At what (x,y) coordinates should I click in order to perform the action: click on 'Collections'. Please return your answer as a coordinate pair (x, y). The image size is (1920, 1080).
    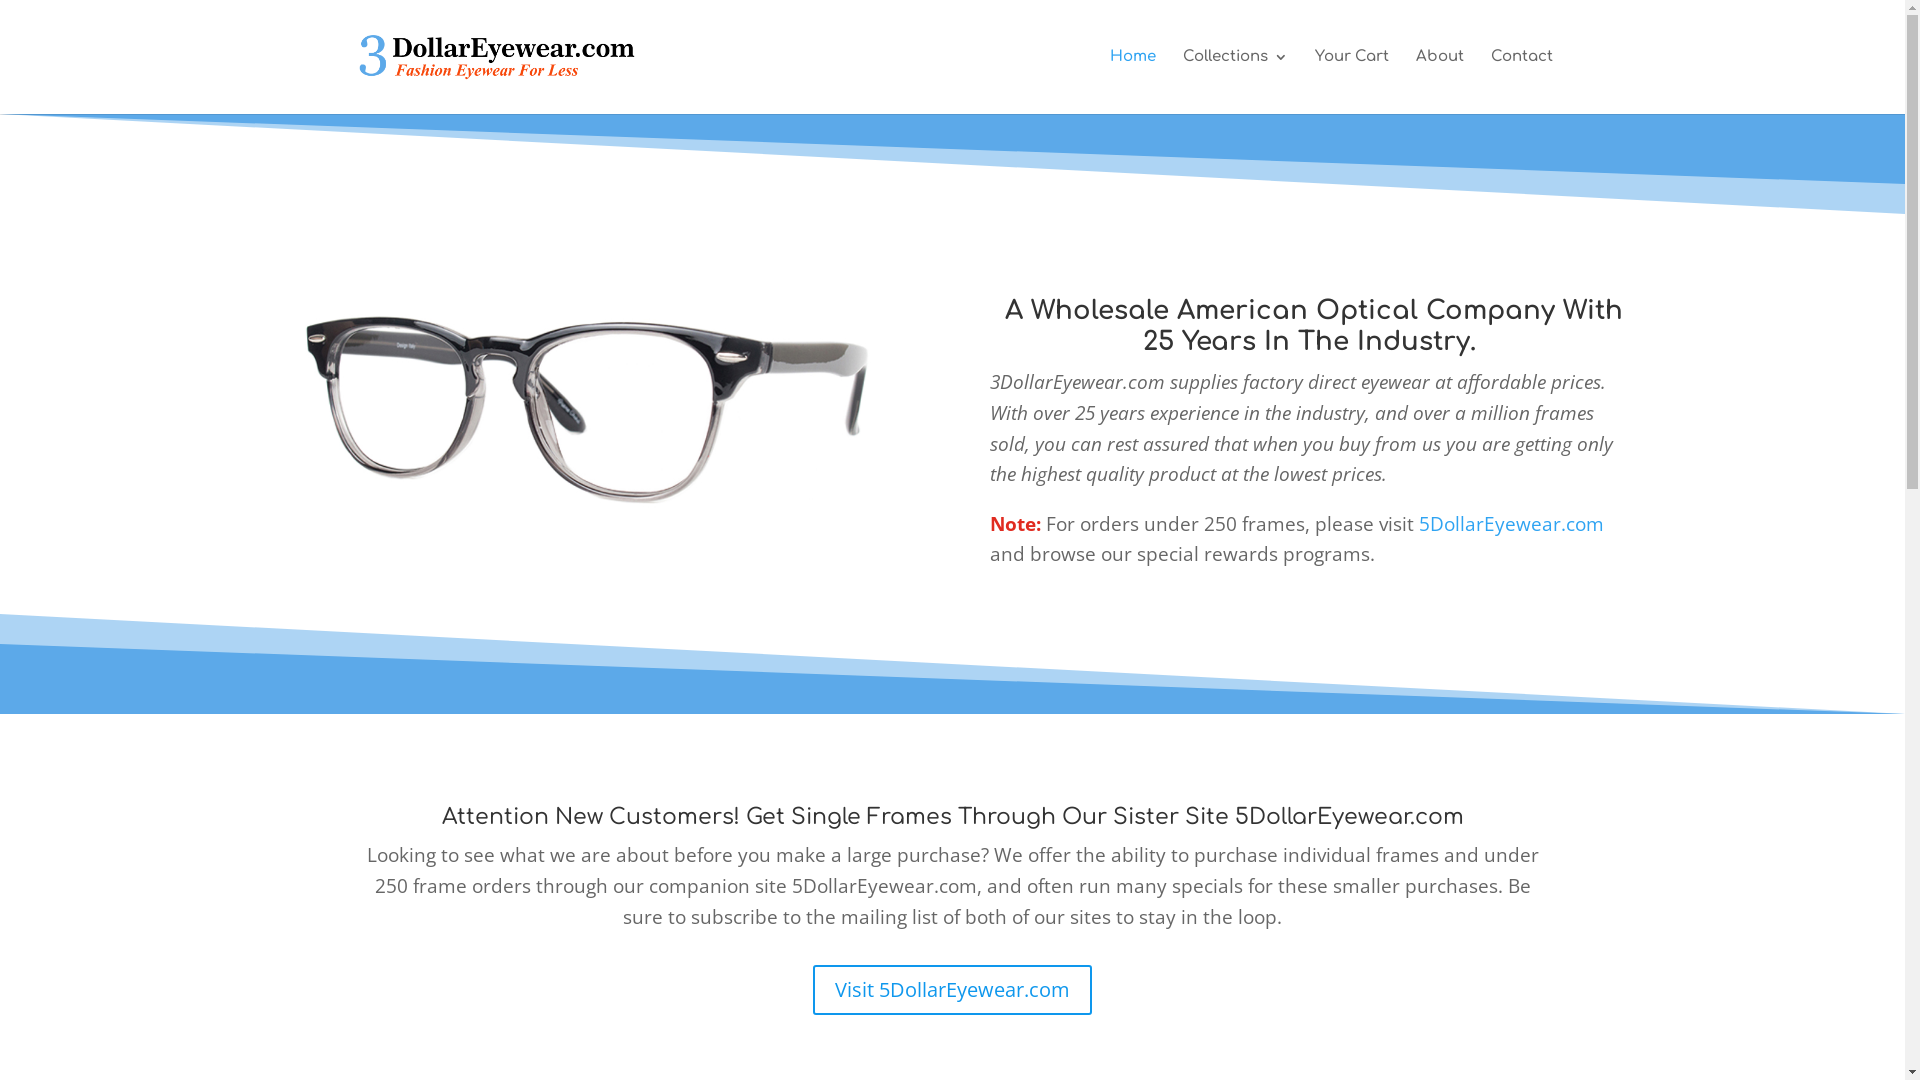
    Looking at the image, I should click on (1181, 80).